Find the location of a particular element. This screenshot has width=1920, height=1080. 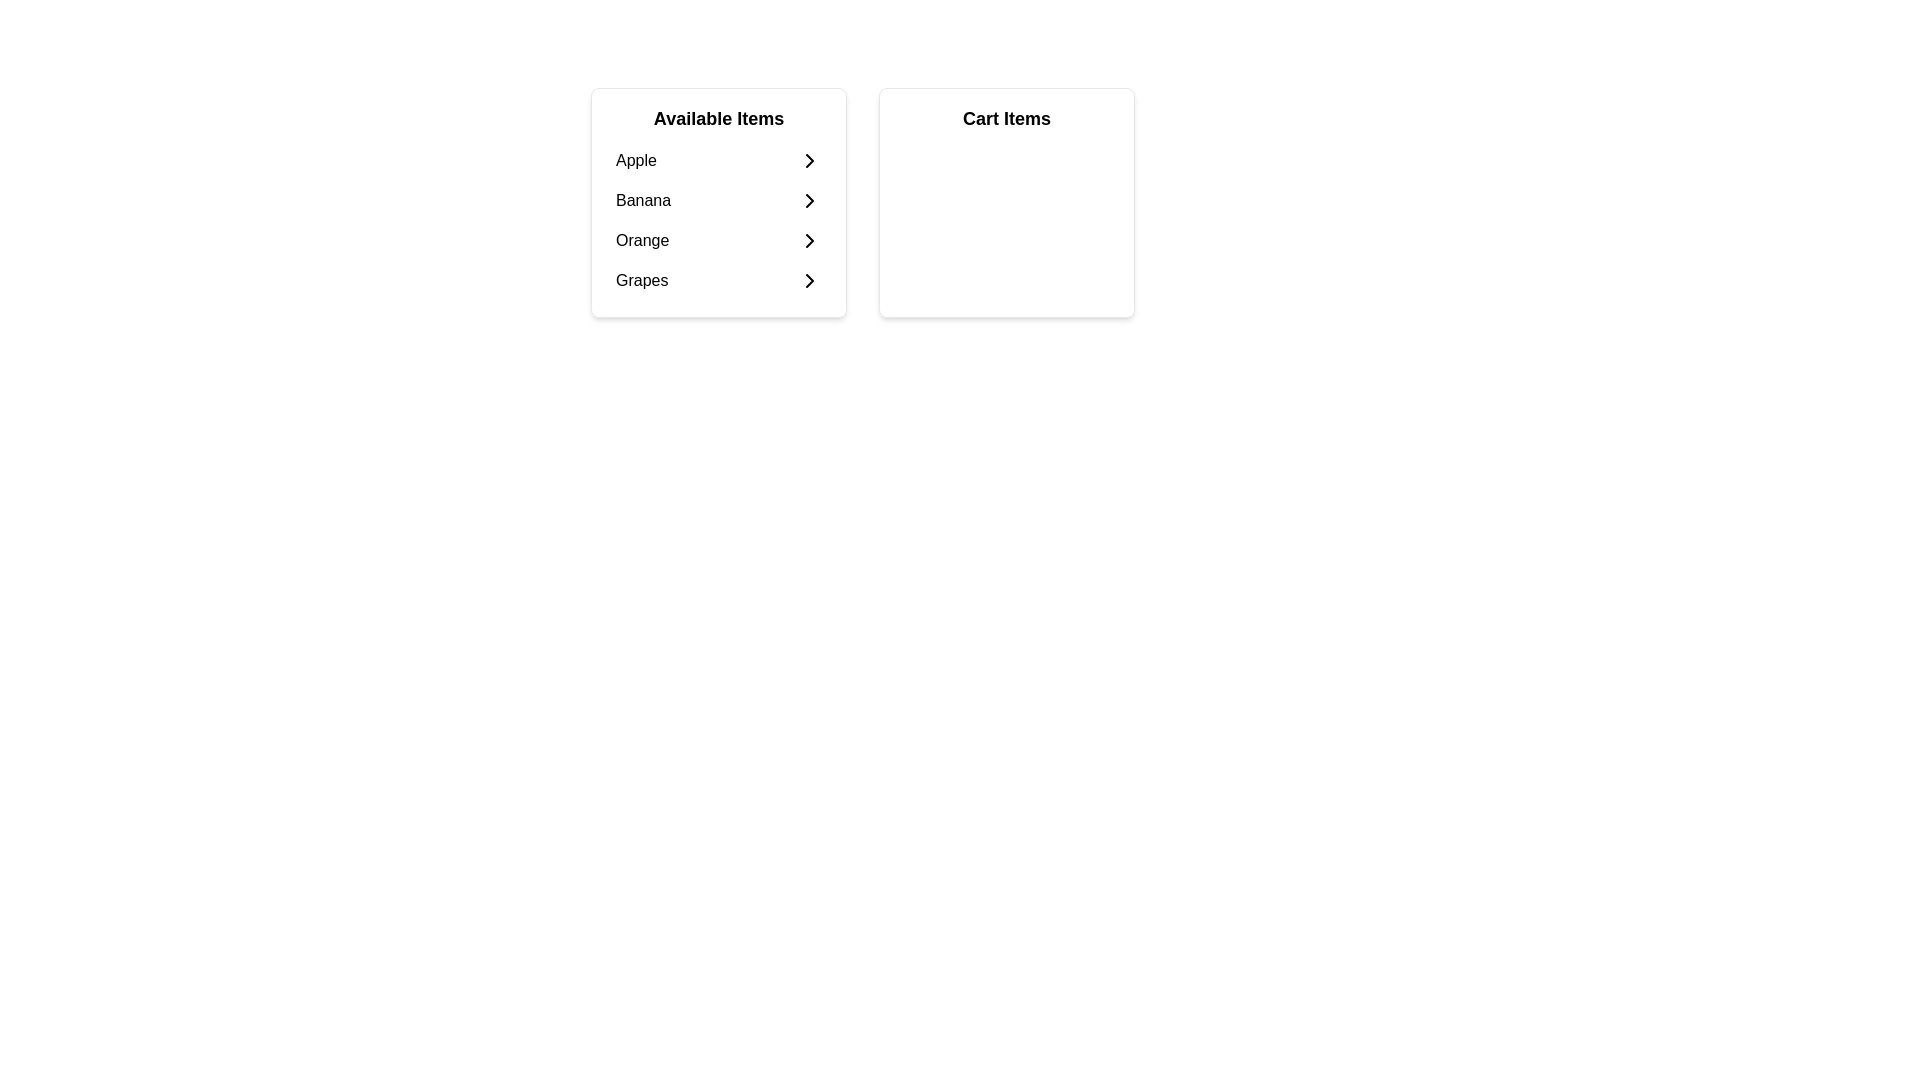

the right-facing arrow icon at the far-right of the 'Orange' item in the 'Available Items' menu is located at coordinates (810, 239).